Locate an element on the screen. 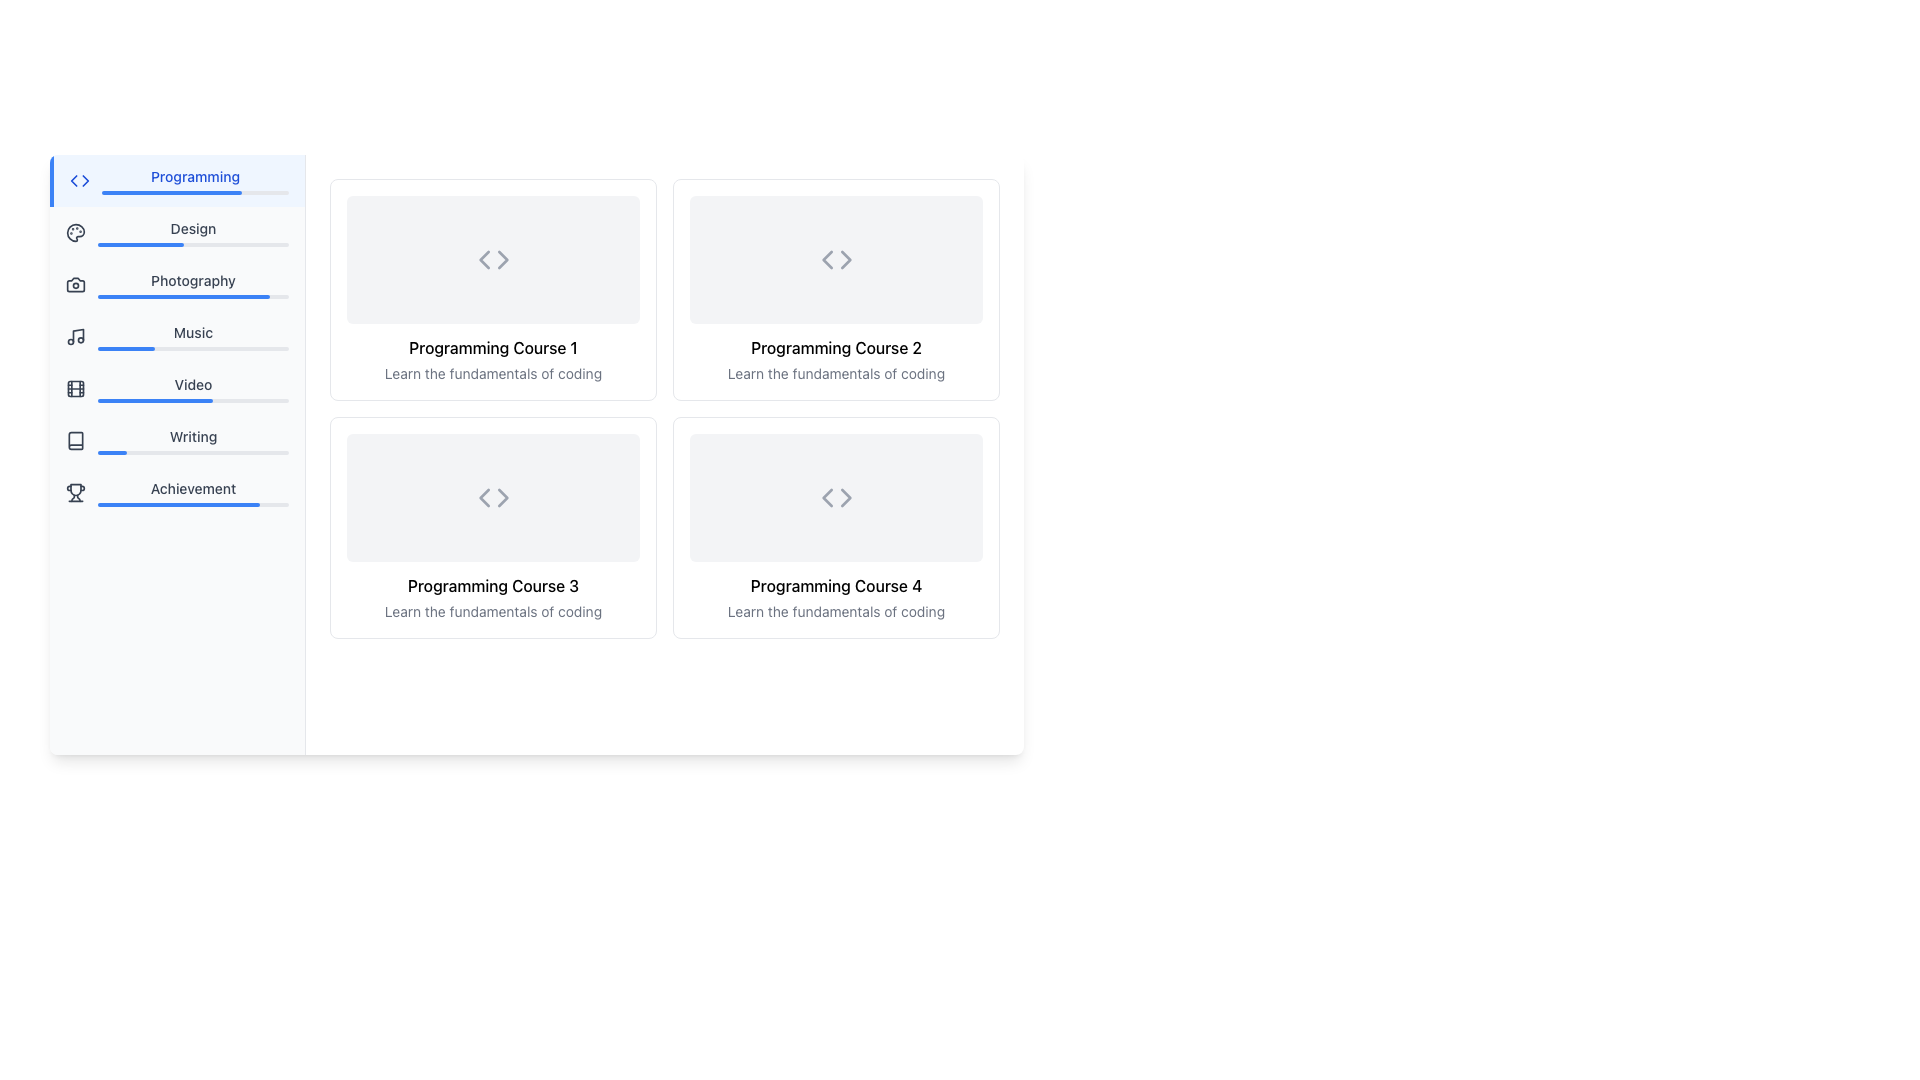  the progress bar is located at coordinates (280, 401).